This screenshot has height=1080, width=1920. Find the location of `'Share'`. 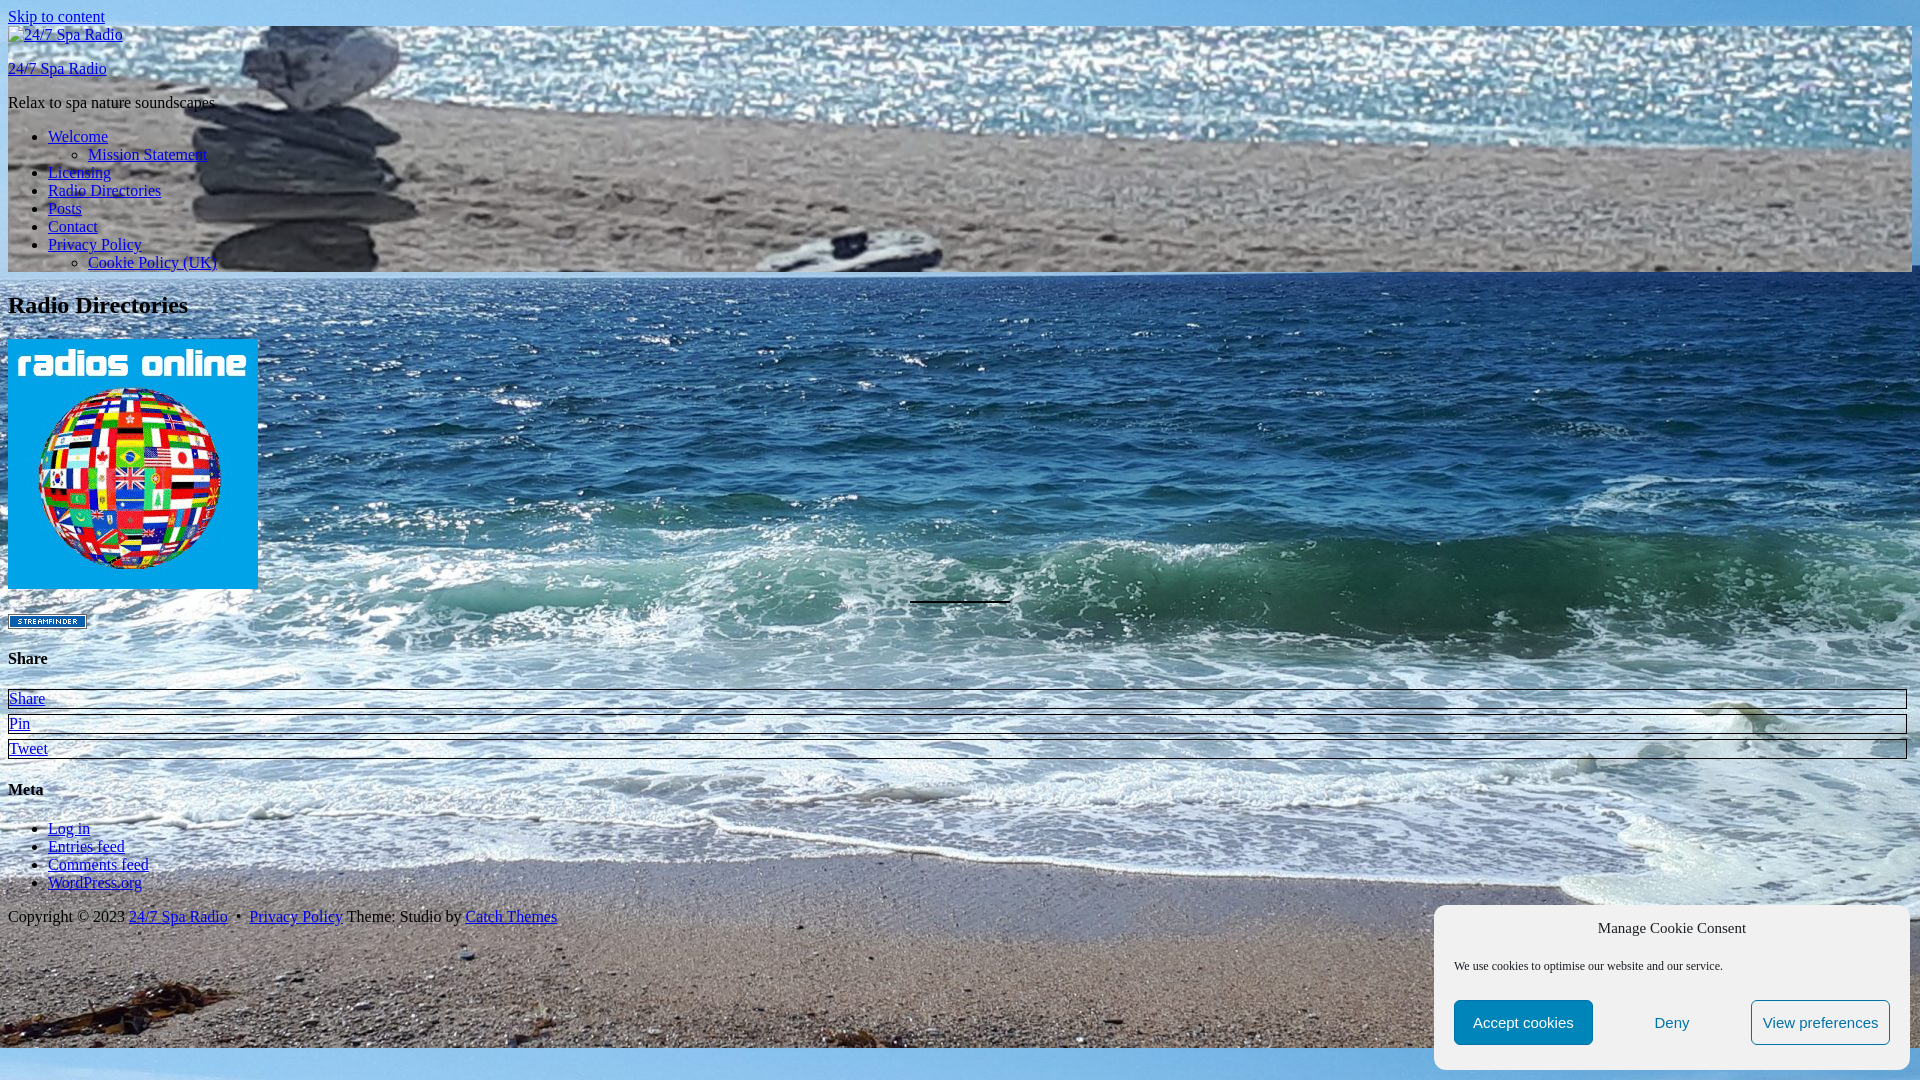

'Share' is located at coordinates (27, 697).